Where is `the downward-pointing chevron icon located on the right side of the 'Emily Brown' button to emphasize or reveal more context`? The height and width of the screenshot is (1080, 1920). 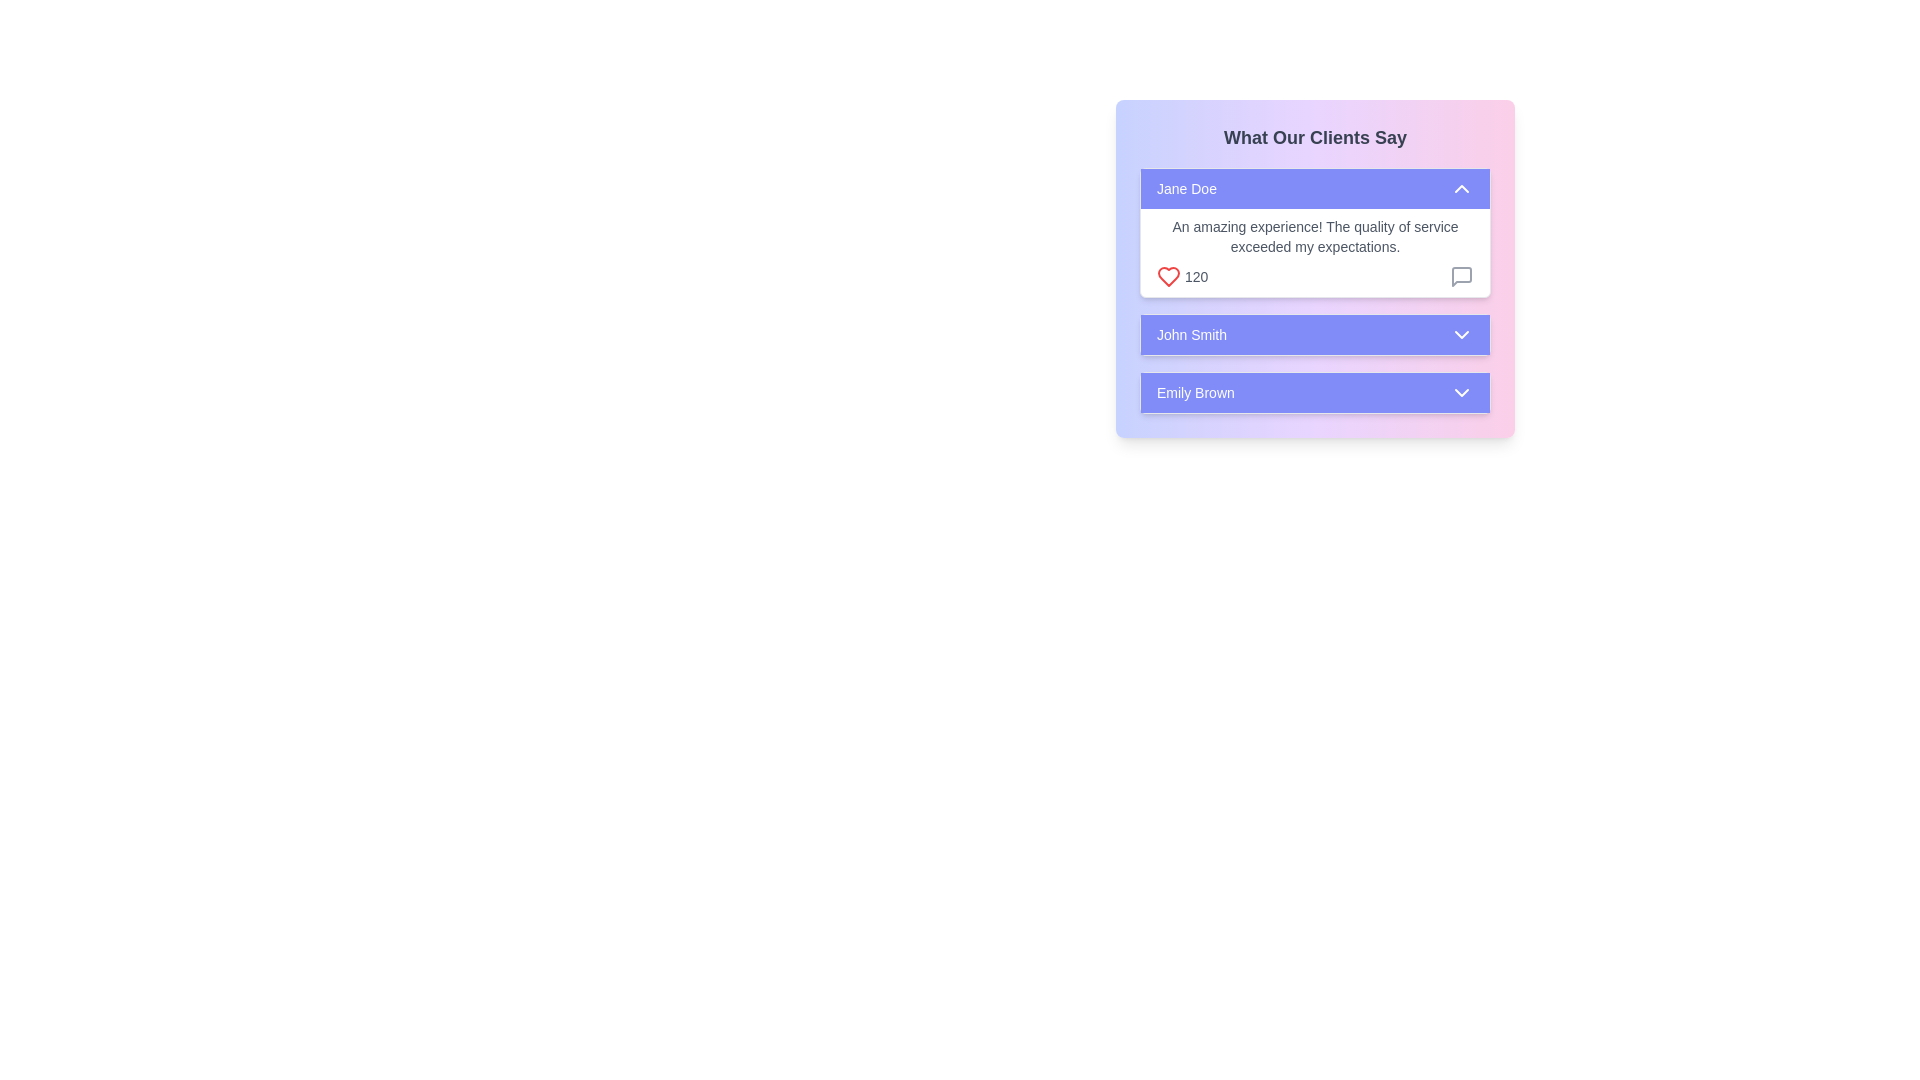
the downward-pointing chevron icon located on the right side of the 'Emily Brown' button to emphasize or reveal more context is located at coordinates (1462, 393).